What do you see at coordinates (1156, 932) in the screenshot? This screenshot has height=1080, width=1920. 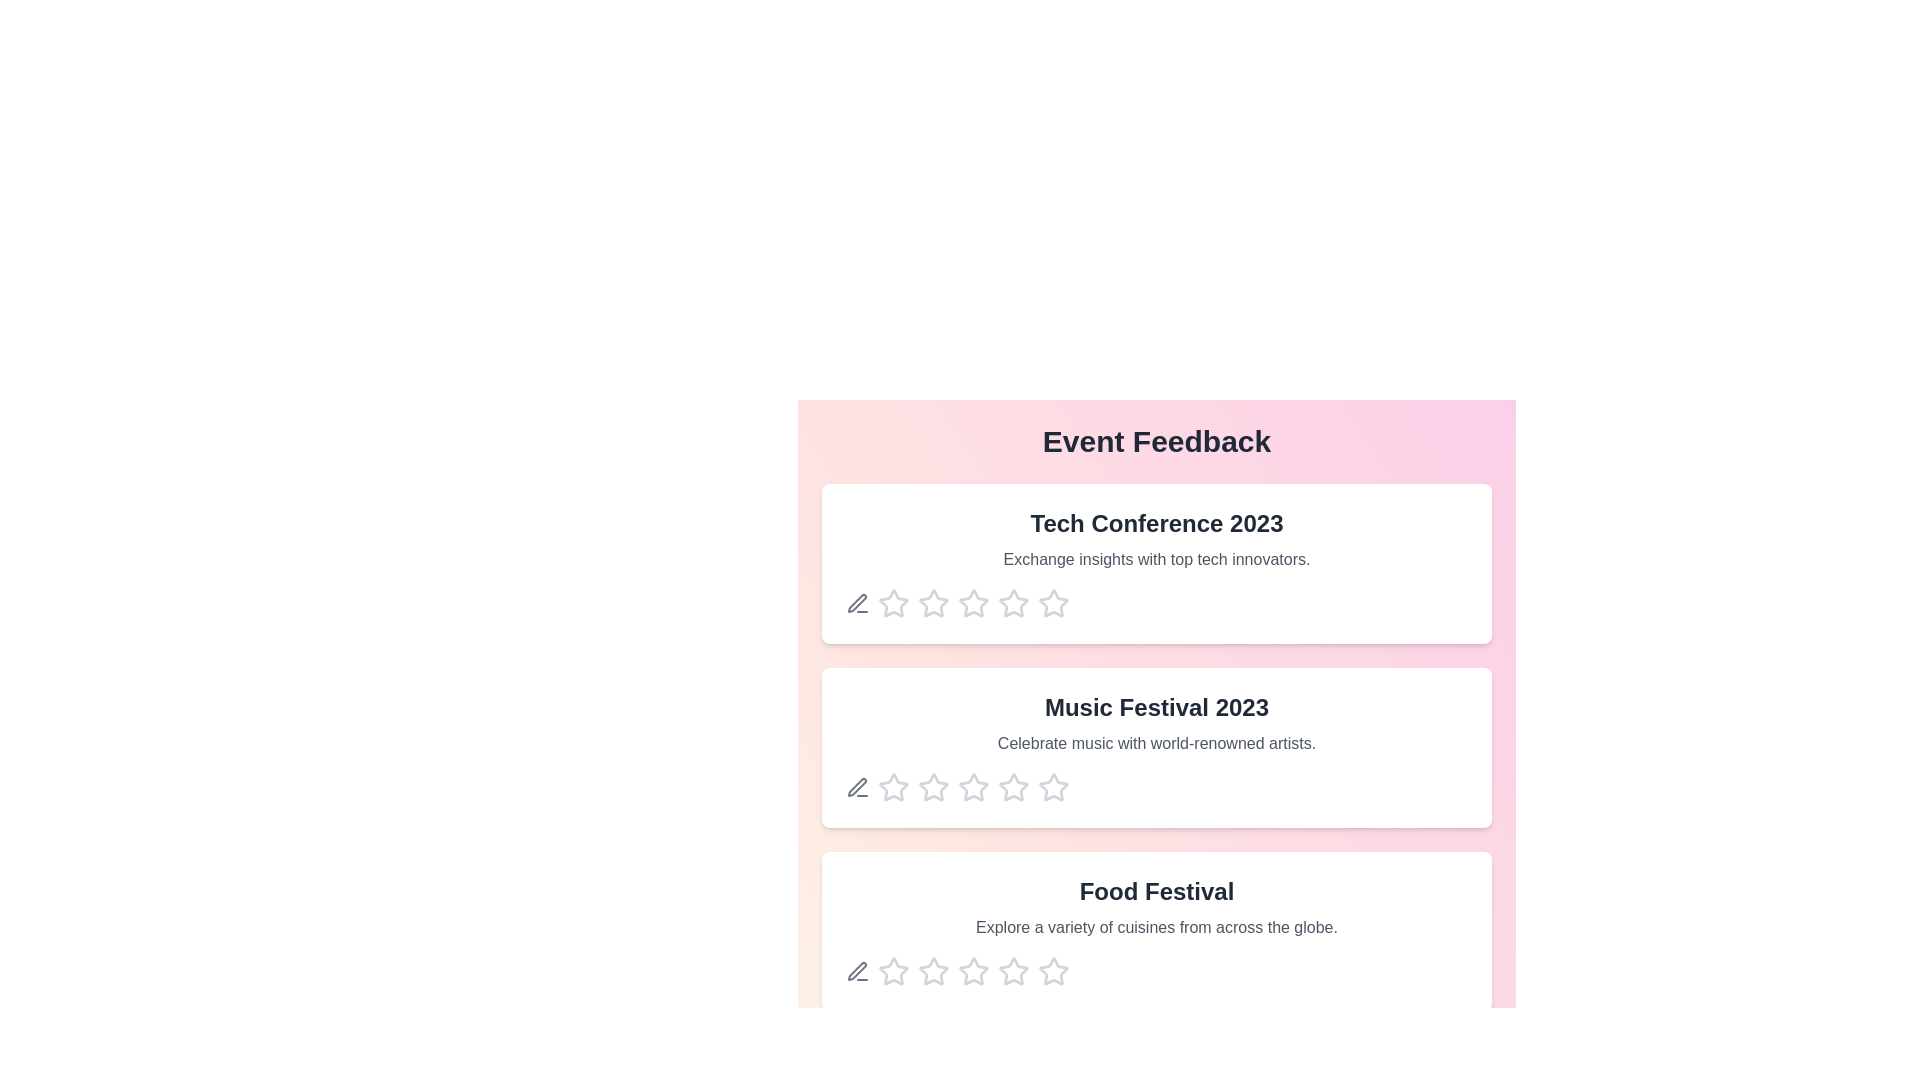 I see `the event card for Food Festival` at bounding box center [1156, 932].